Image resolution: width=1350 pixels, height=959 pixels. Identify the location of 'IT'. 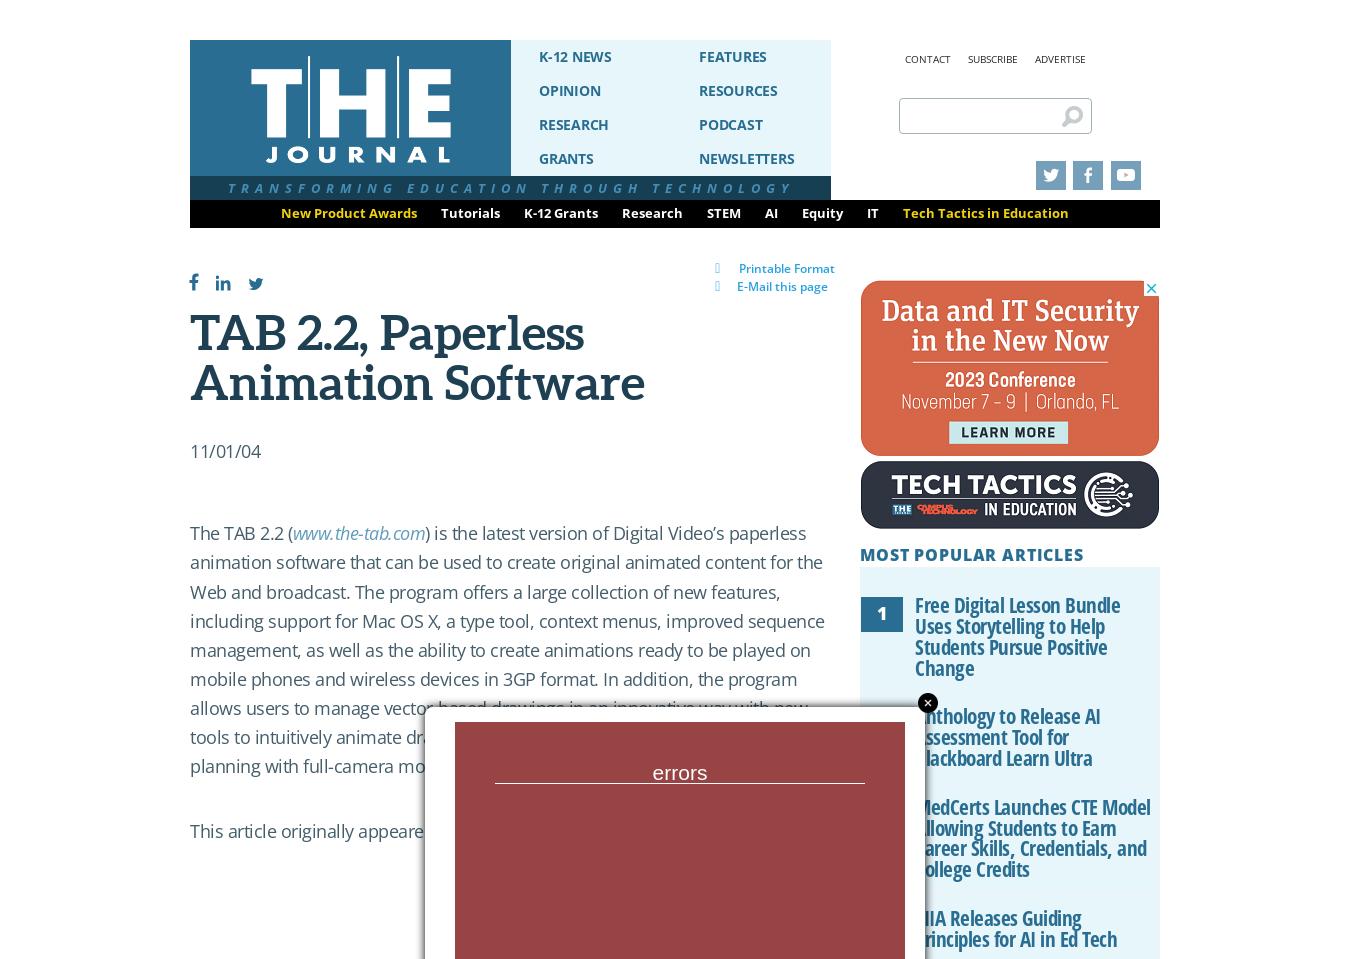
(873, 212).